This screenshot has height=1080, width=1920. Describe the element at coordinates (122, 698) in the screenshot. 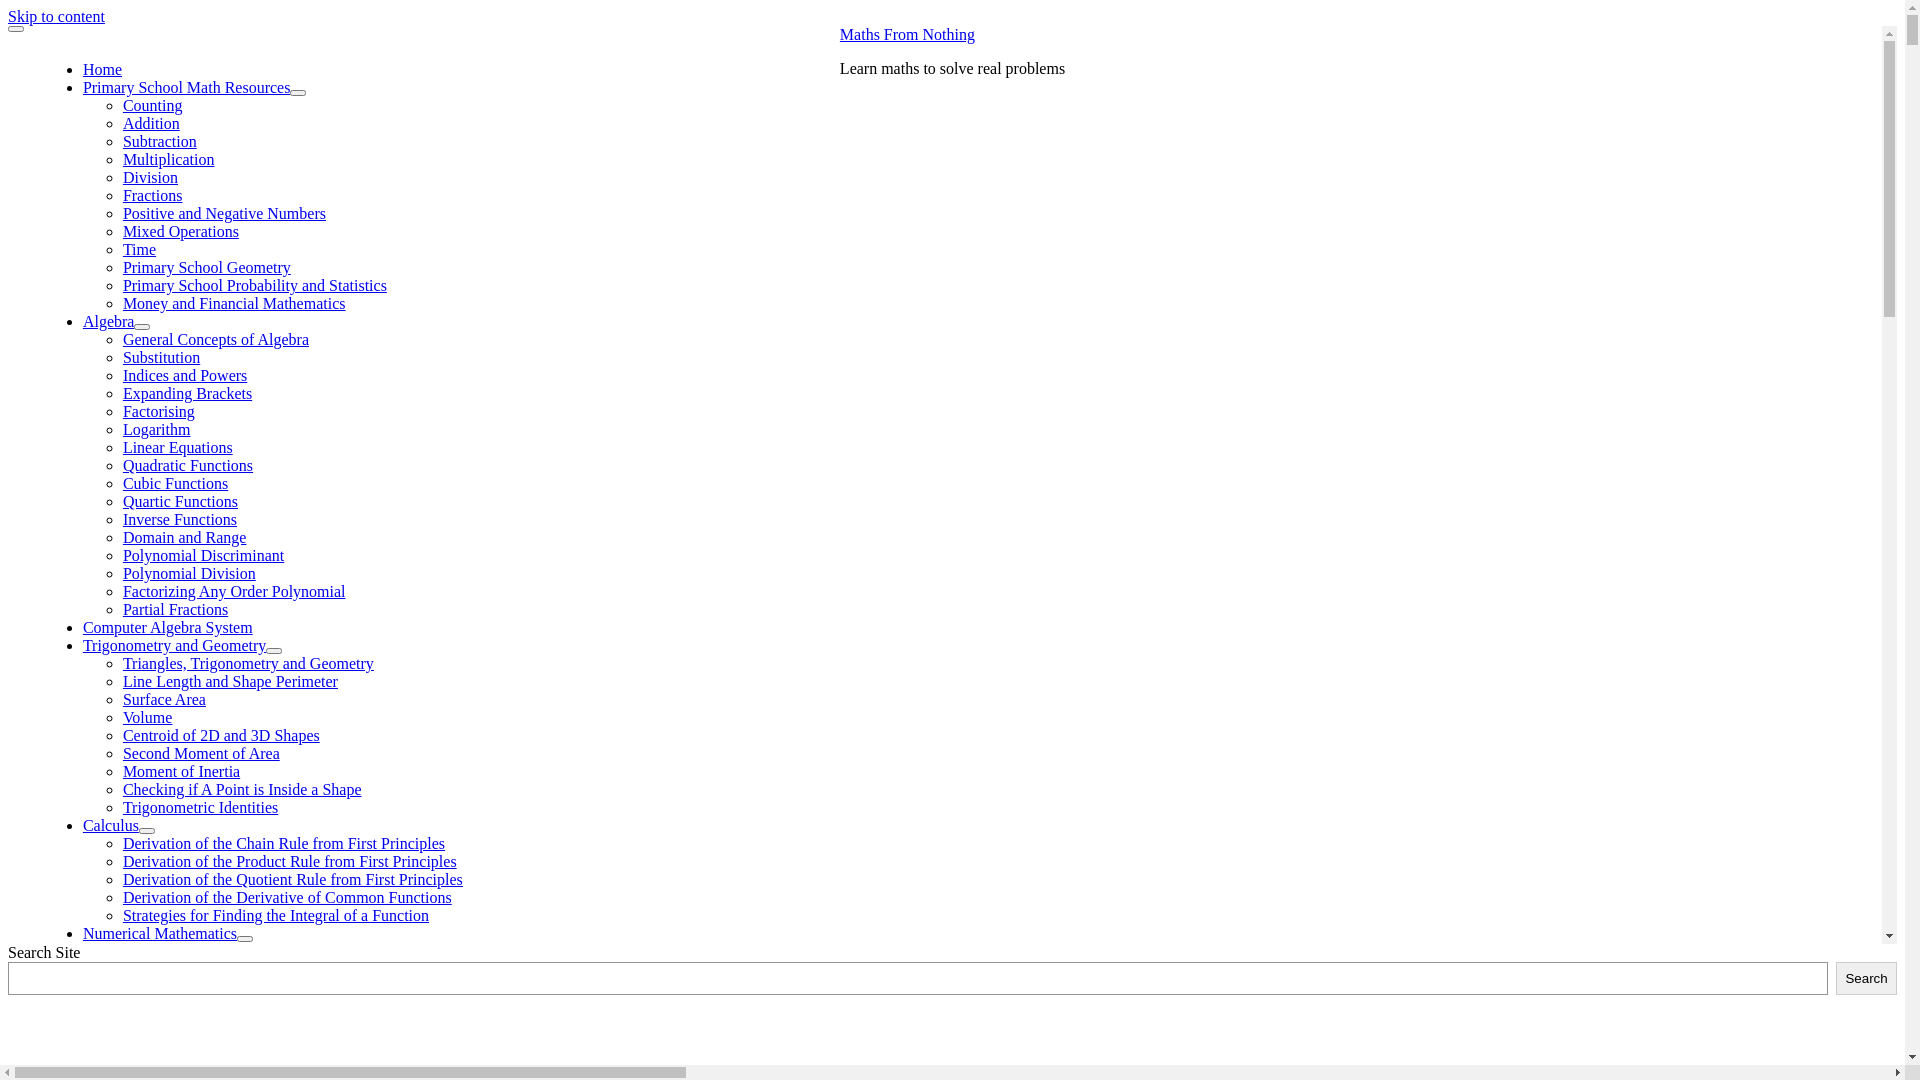

I see `'Surface Area'` at that location.